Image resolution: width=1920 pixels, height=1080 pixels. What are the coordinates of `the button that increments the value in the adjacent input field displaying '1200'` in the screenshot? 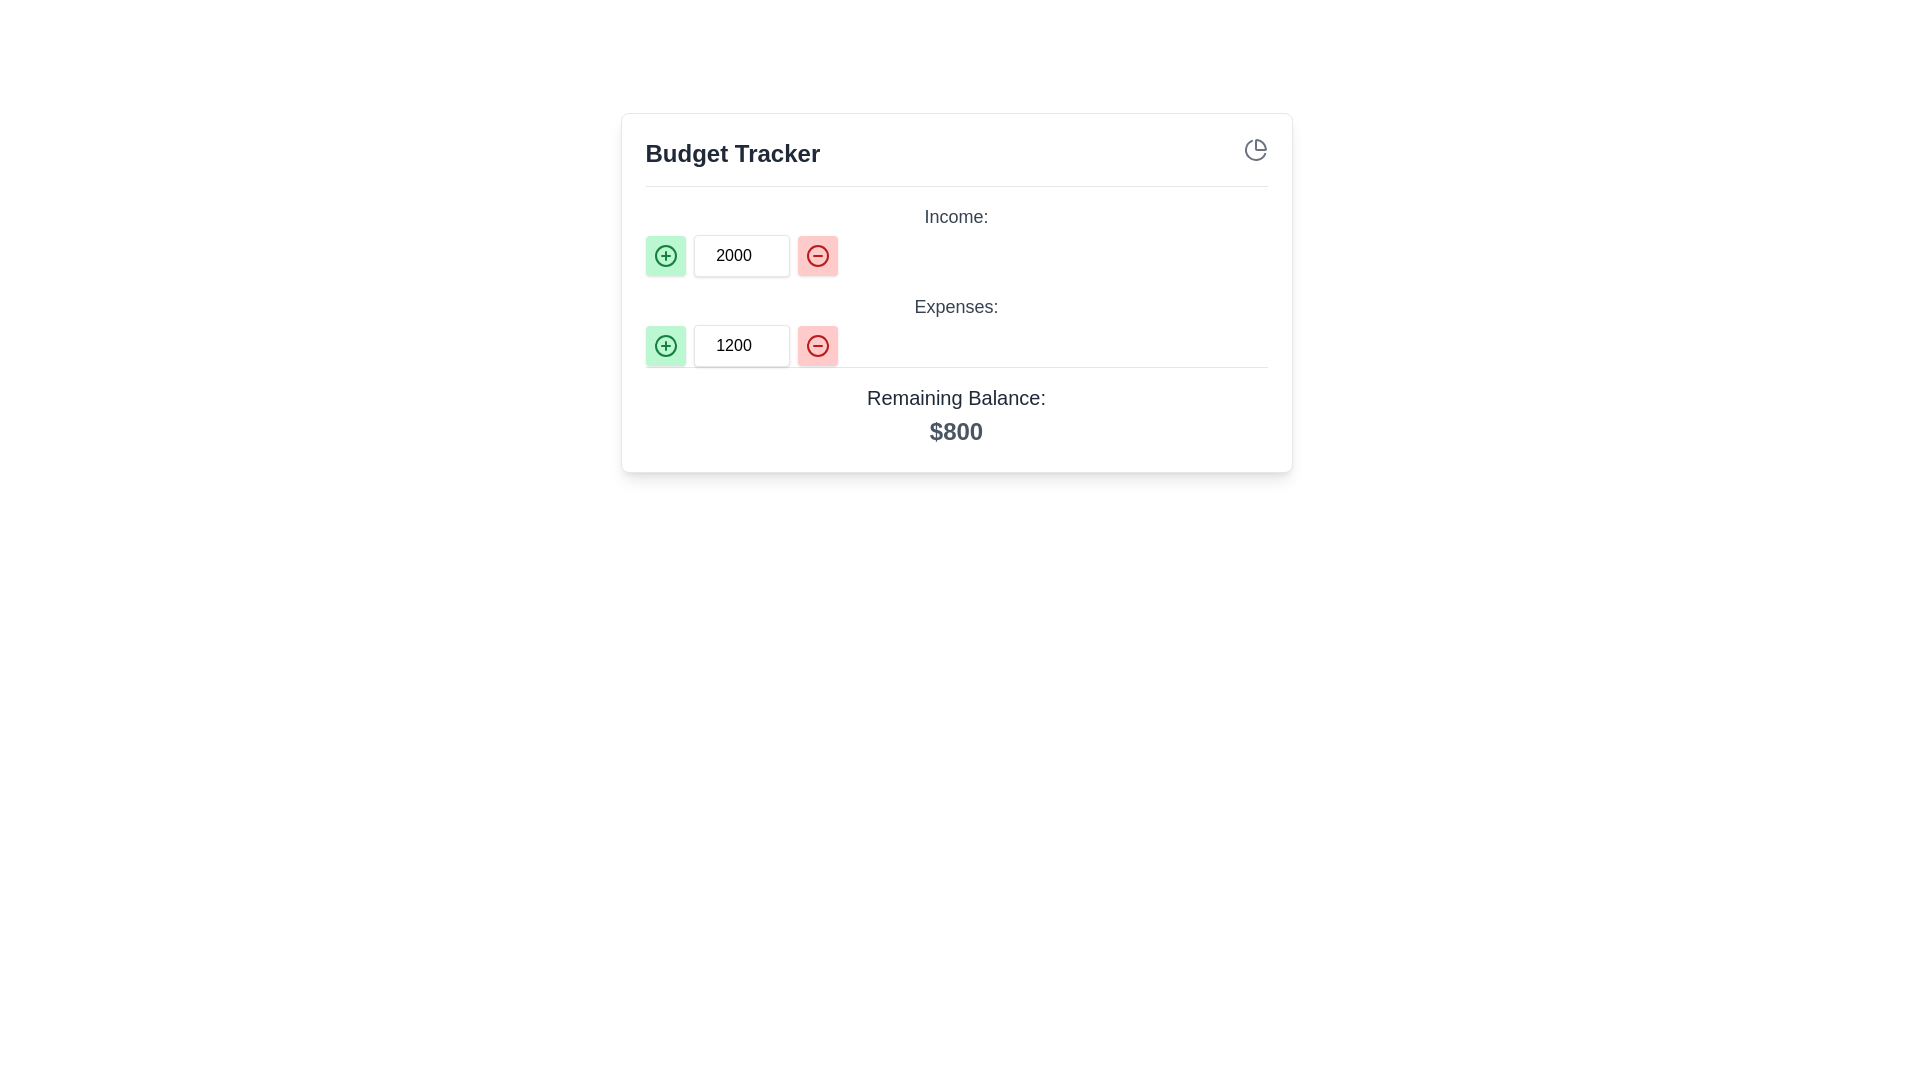 It's located at (665, 345).